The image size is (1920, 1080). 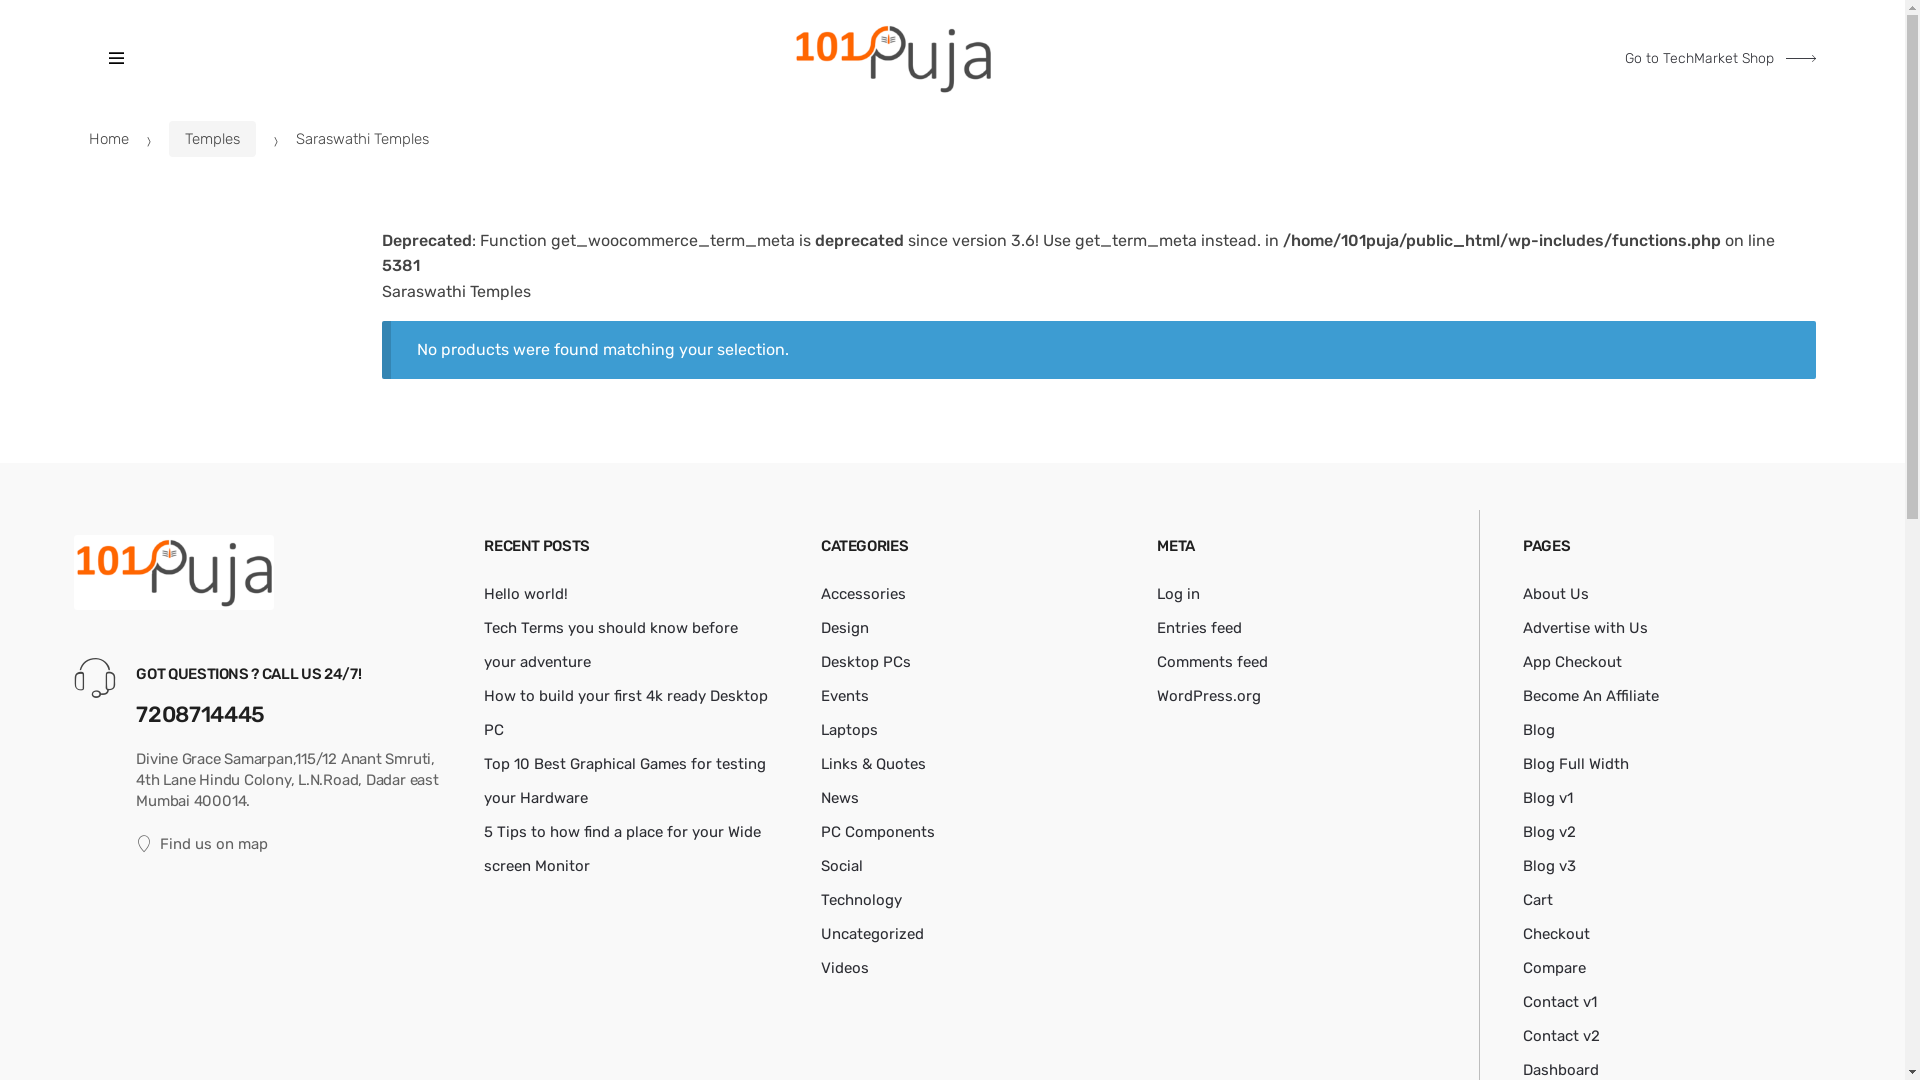 I want to click on 'App Checkout', so click(x=1571, y=662).